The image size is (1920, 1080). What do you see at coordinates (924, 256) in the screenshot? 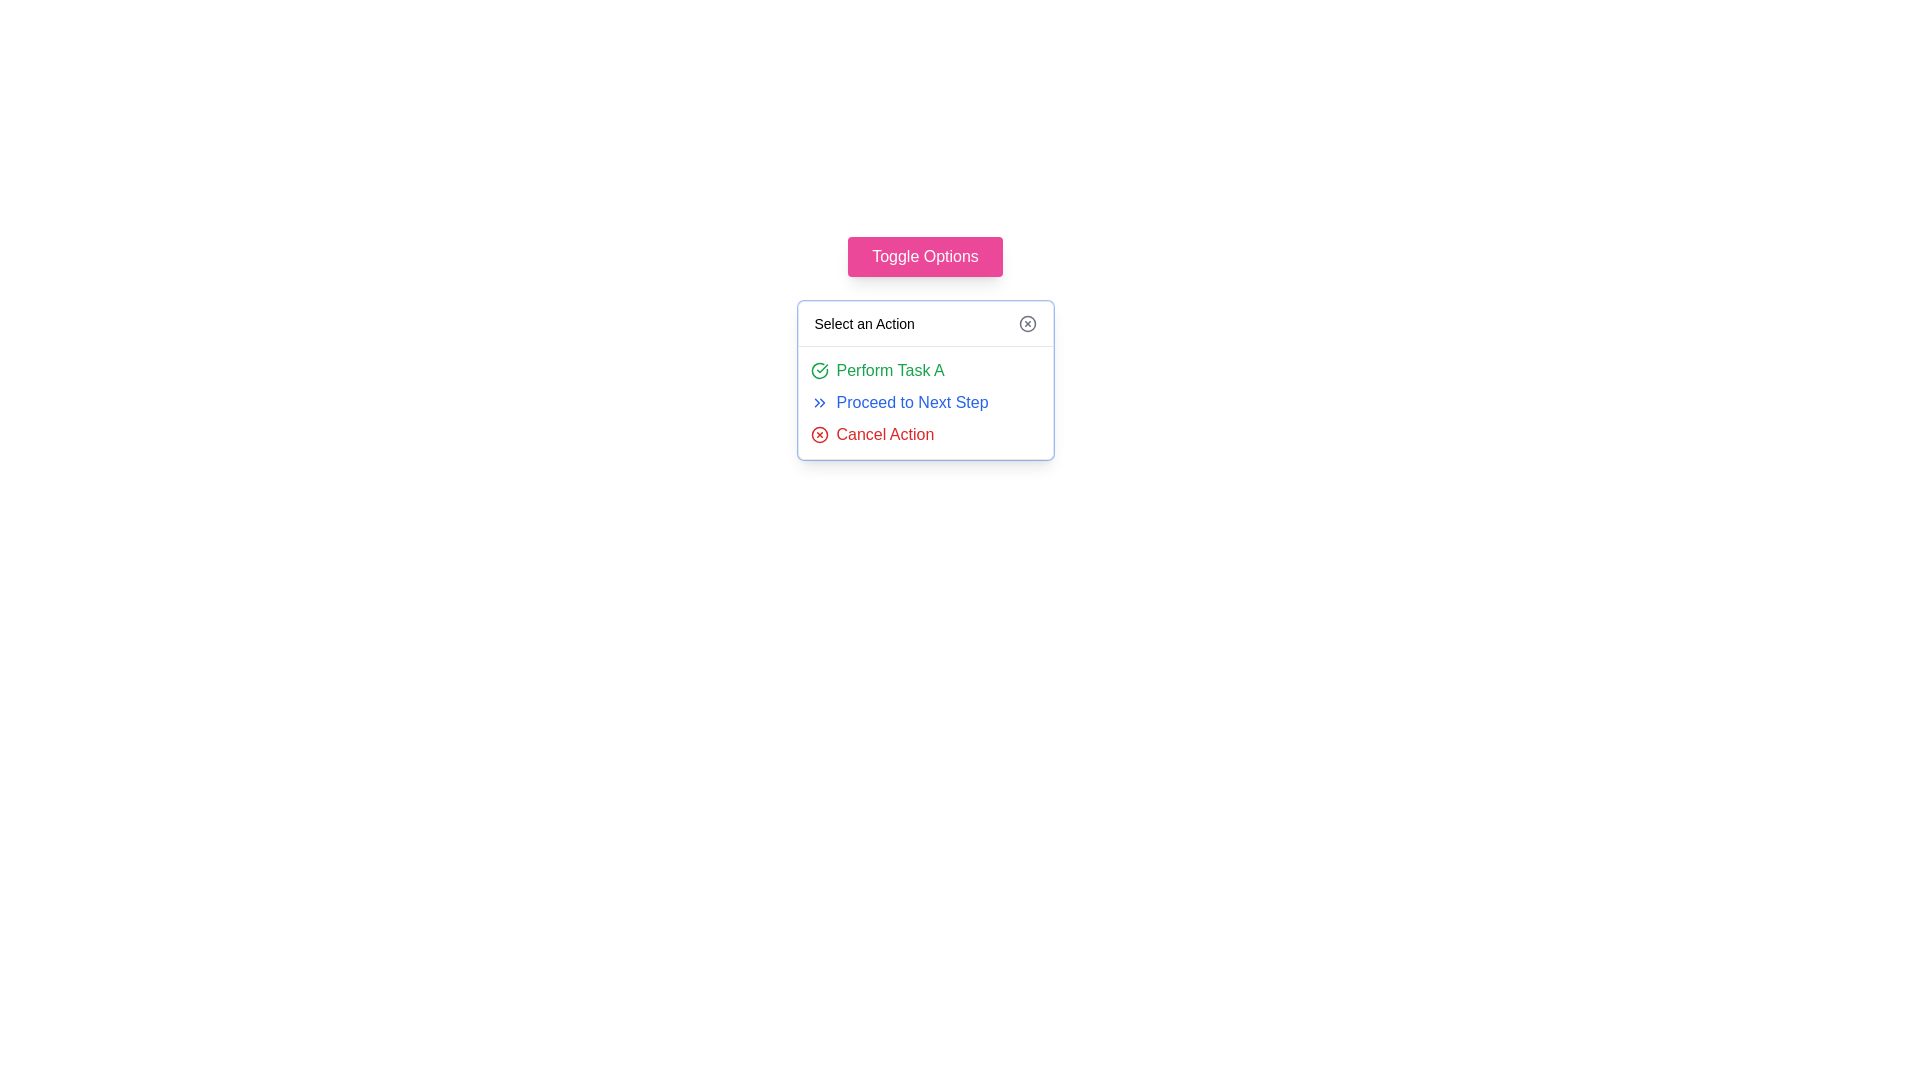
I see `the pink button labeled 'Toggle Options'` at bounding box center [924, 256].